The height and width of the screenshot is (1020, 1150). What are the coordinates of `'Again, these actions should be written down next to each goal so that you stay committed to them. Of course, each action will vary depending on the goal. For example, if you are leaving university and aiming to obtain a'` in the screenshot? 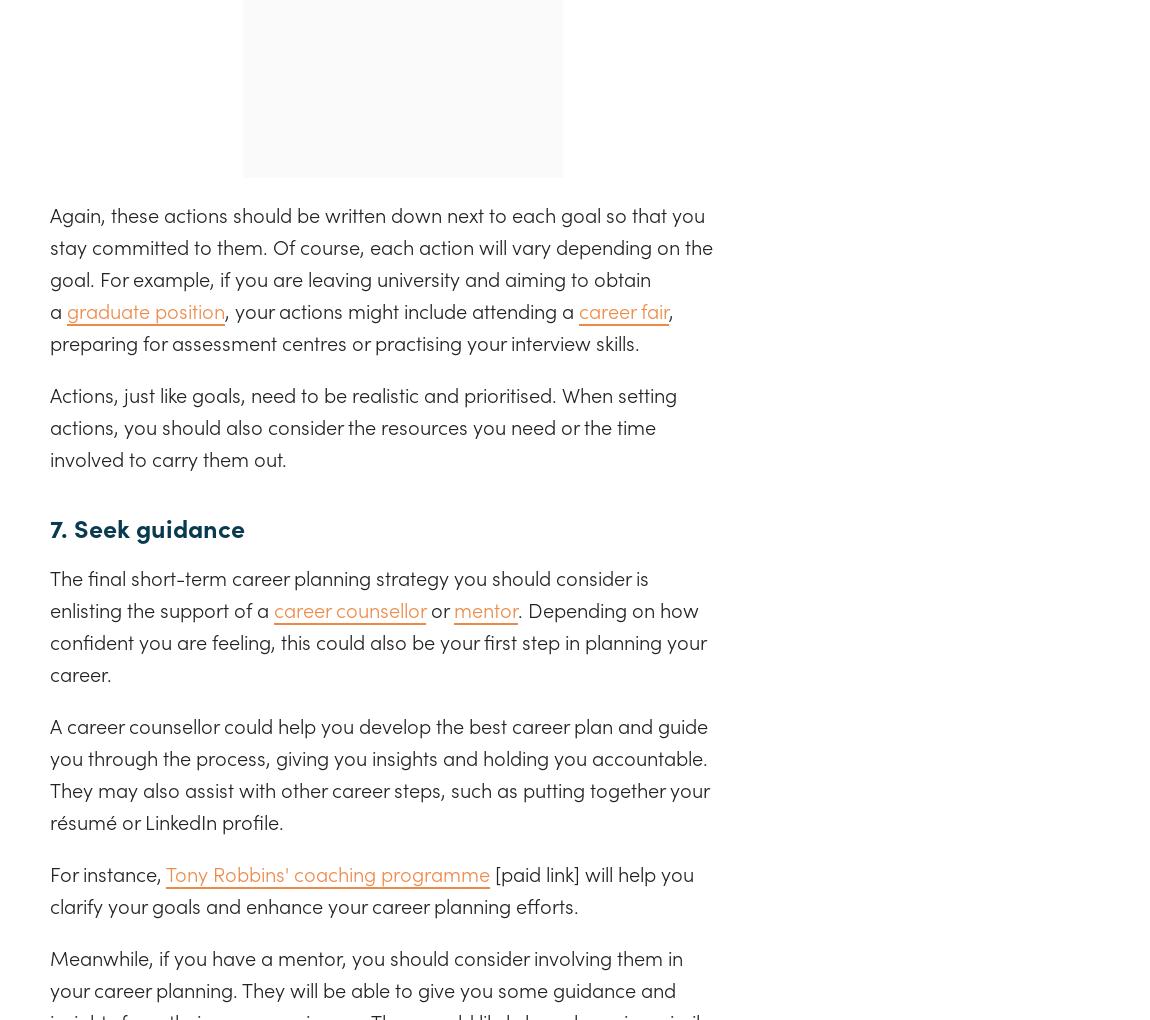 It's located at (381, 260).